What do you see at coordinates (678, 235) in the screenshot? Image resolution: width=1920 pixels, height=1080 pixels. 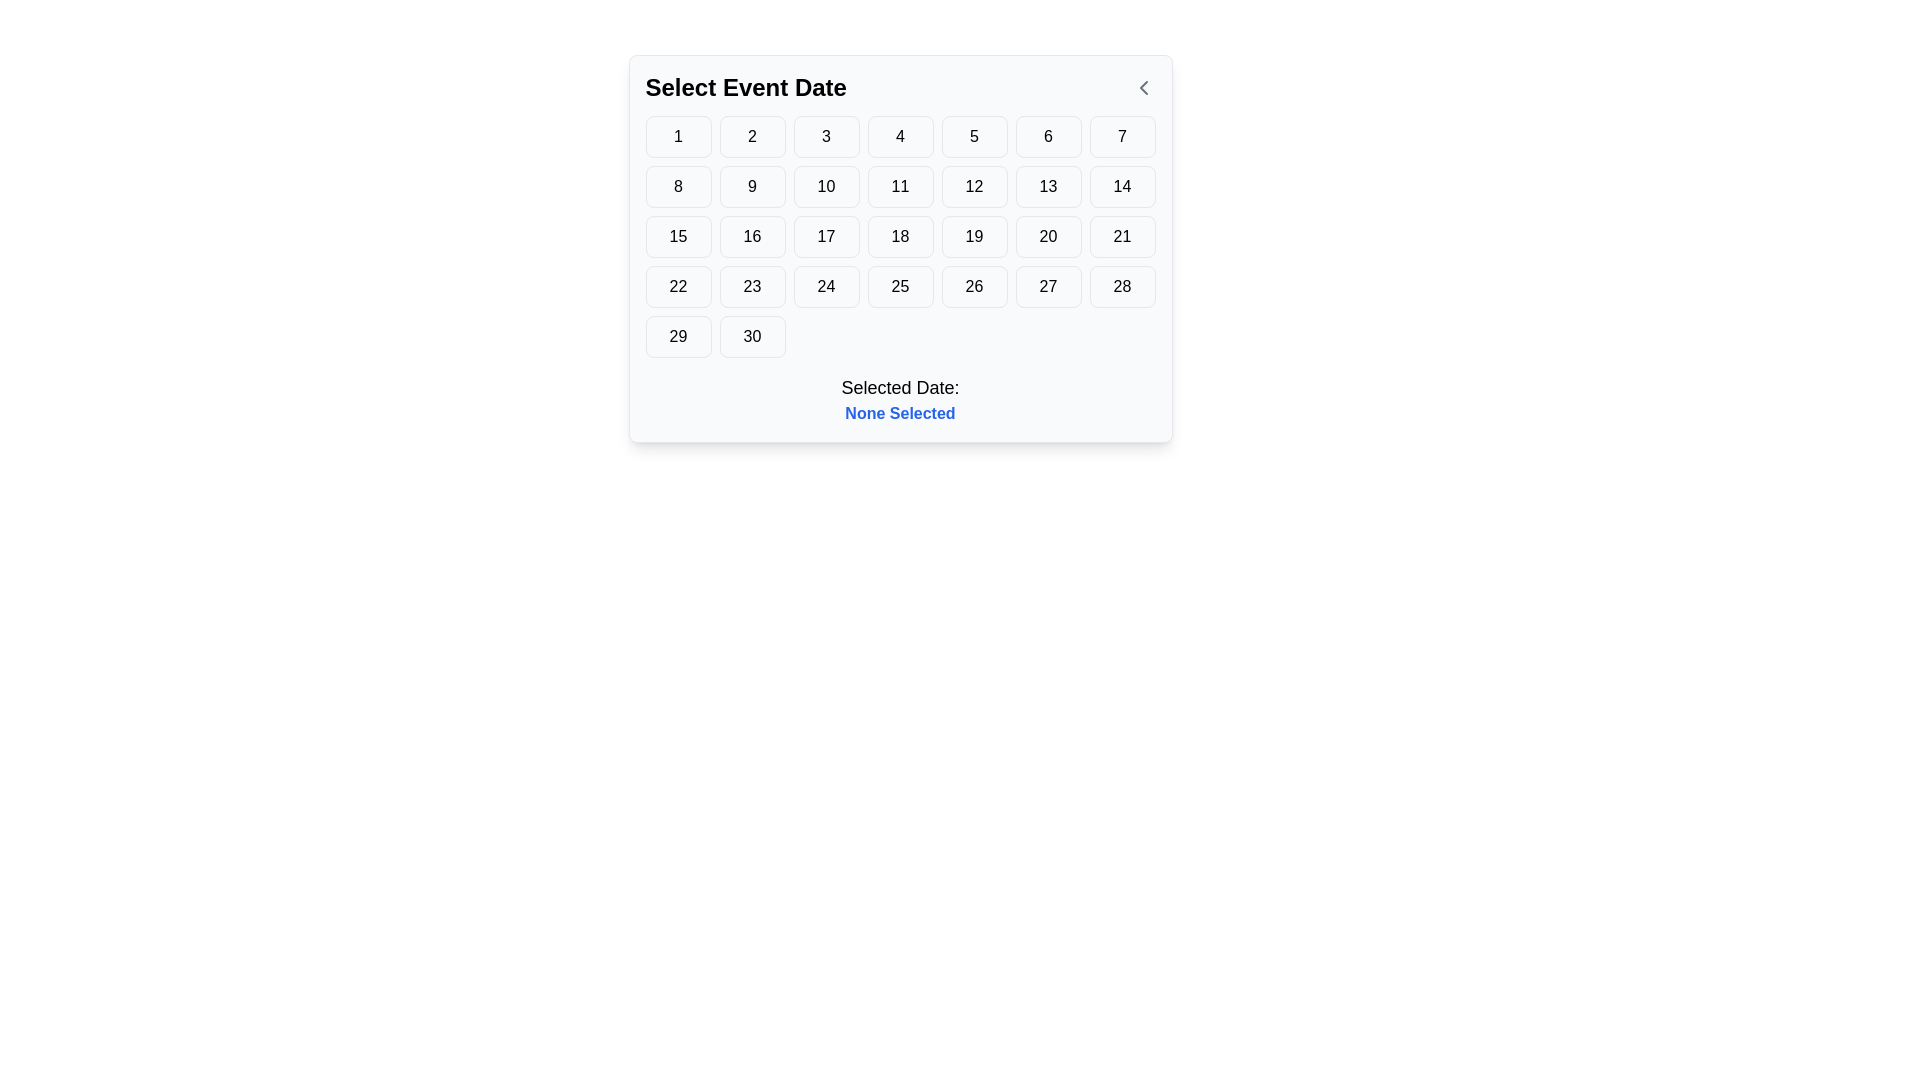 I see `the date selection button located in the 3rd row and 1st column of the calendar grid in the 'Select Event Date' modal` at bounding box center [678, 235].